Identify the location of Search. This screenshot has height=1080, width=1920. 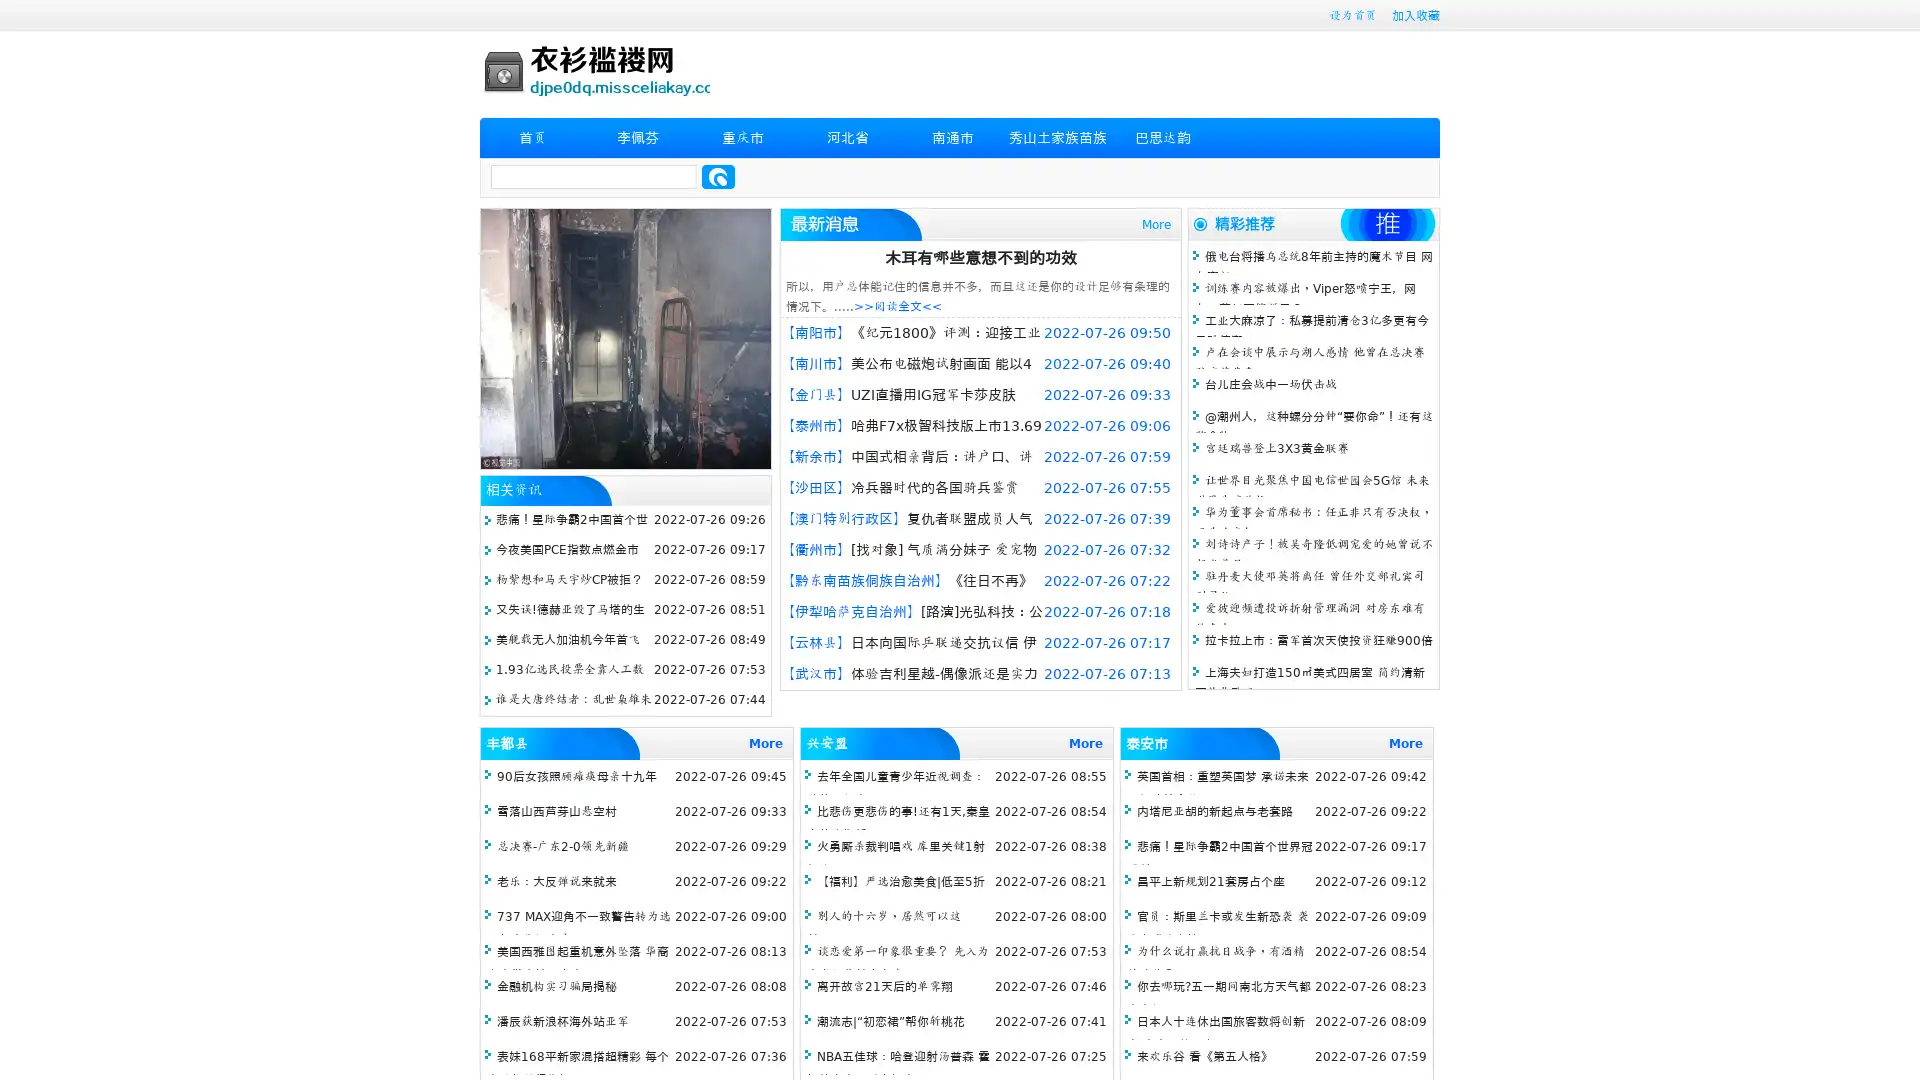
(718, 176).